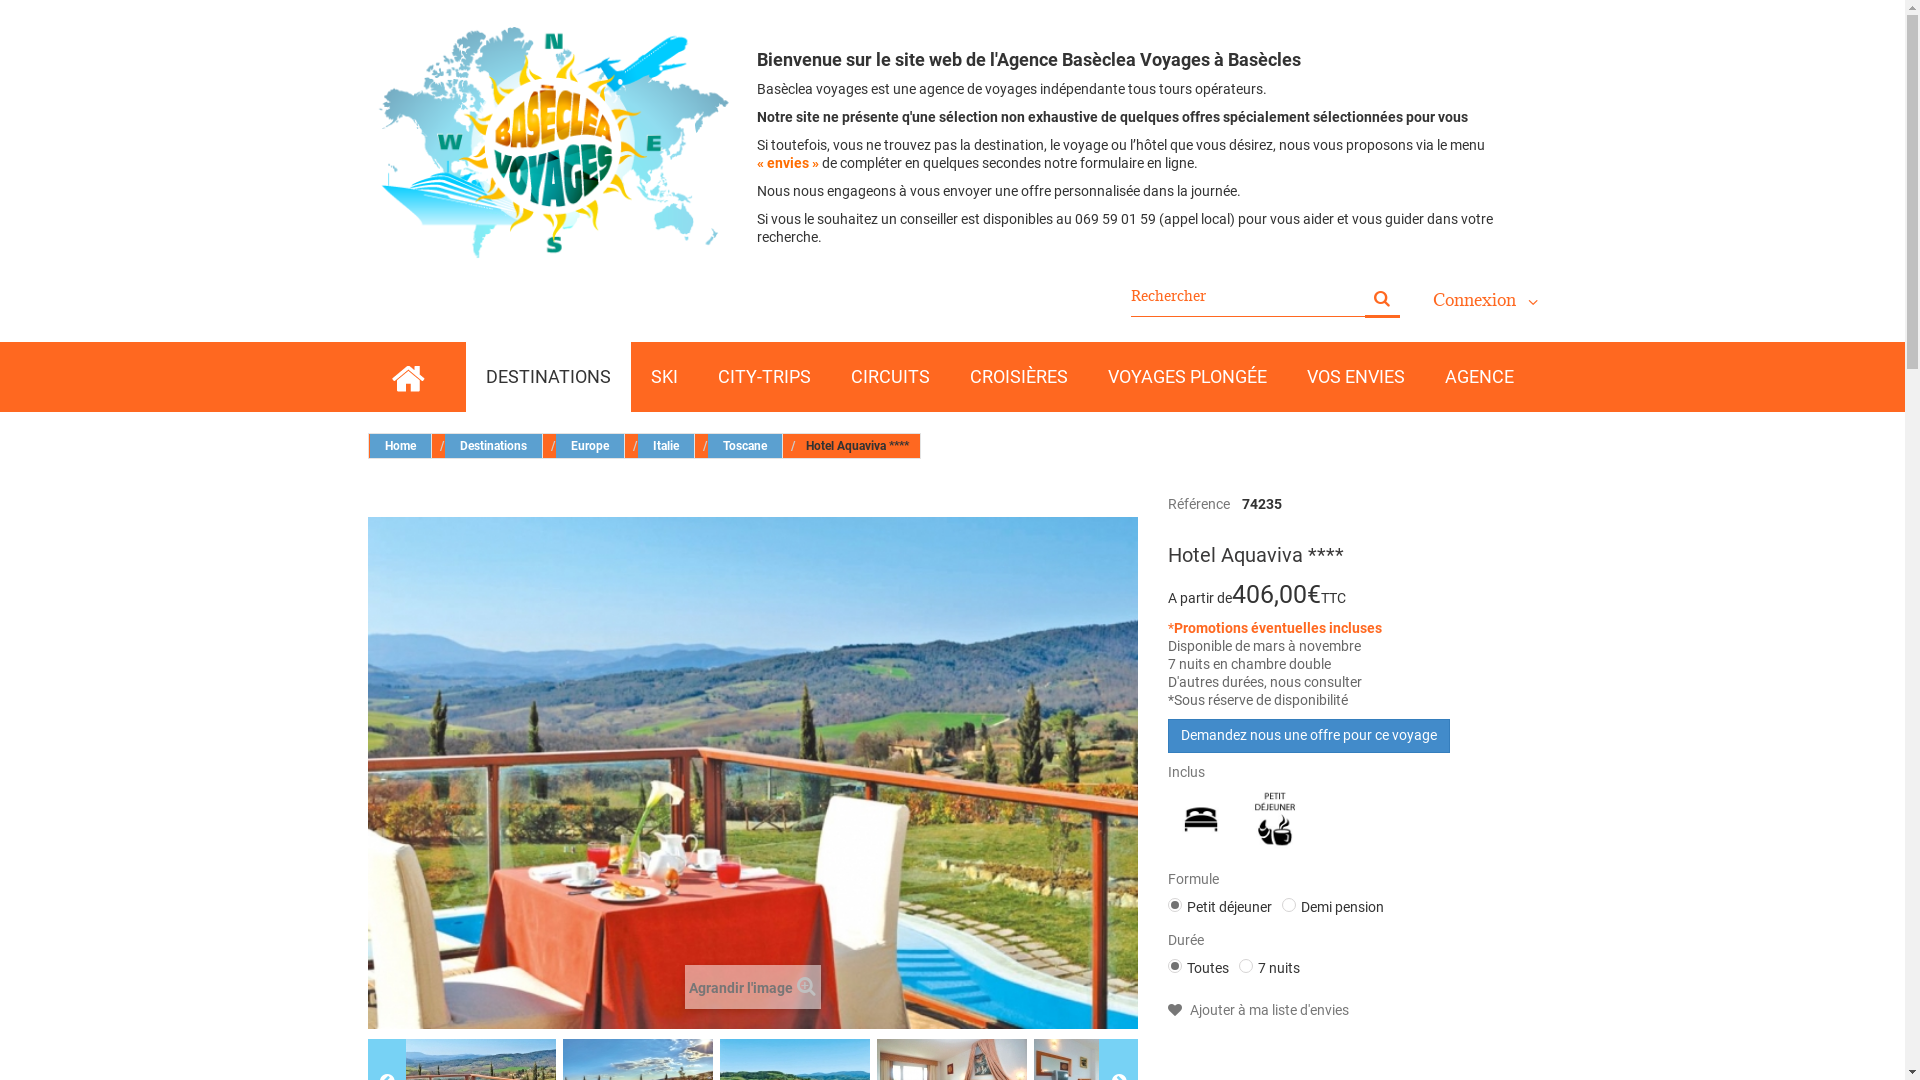  I want to click on 'CITY-TRIPS', so click(763, 377).